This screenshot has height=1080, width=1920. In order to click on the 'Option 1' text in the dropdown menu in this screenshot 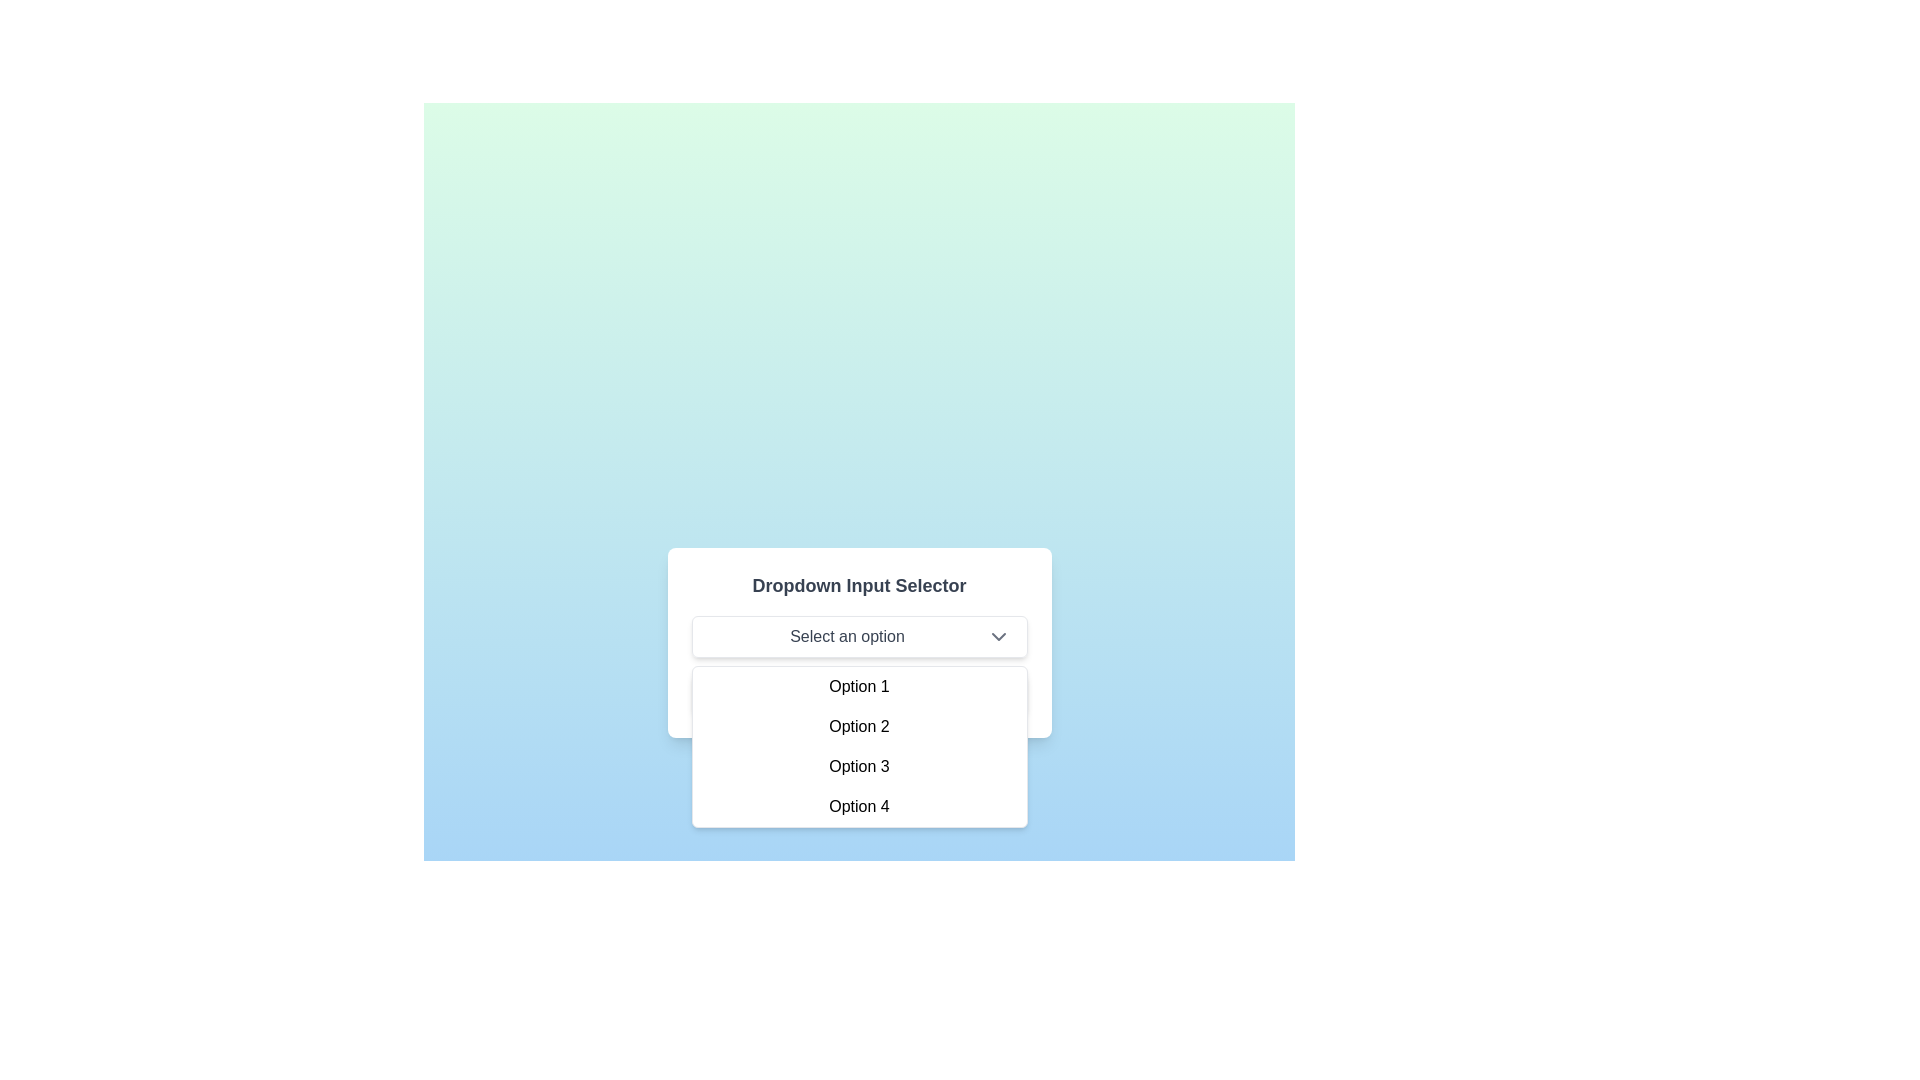, I will do `click(859, 685)`.